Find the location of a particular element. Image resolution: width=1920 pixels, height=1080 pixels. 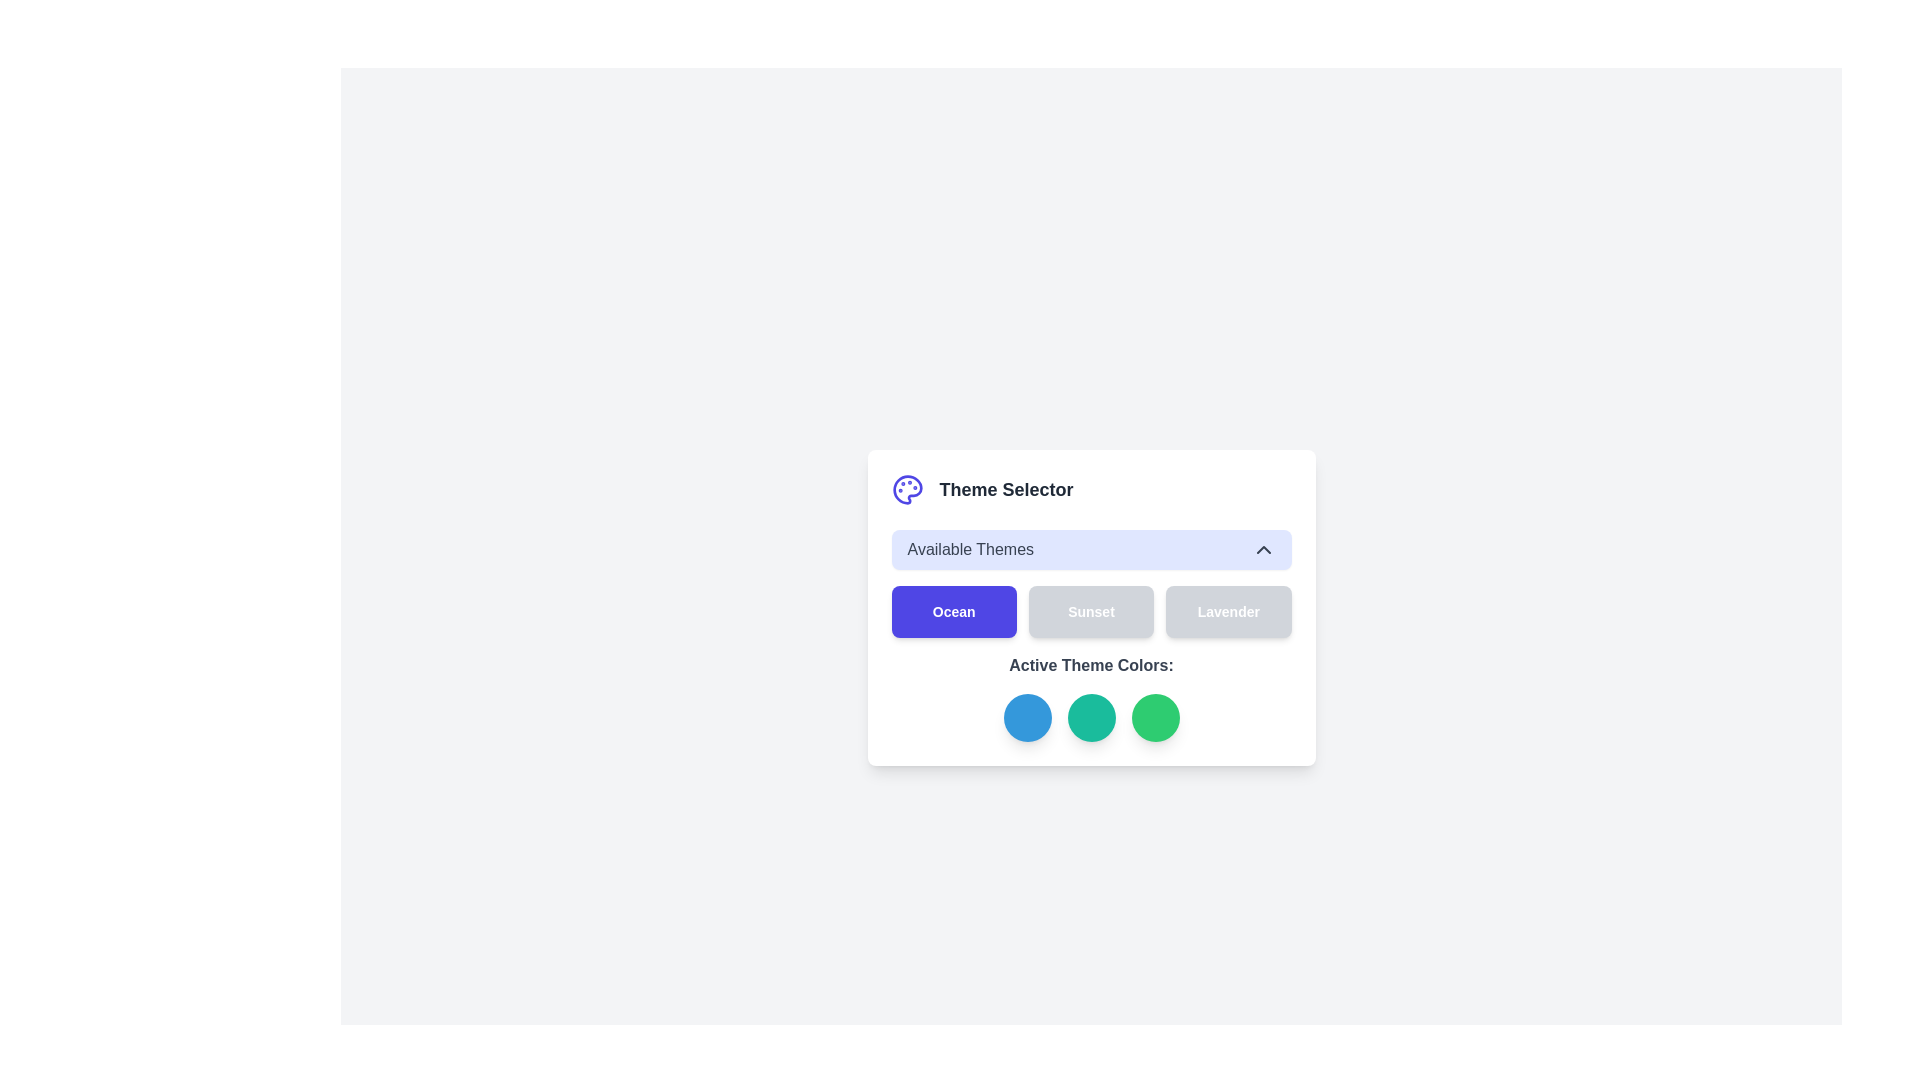

the interactive dropdown button located in the 'Theme Selector' card is located at coordinates (1090, 550).